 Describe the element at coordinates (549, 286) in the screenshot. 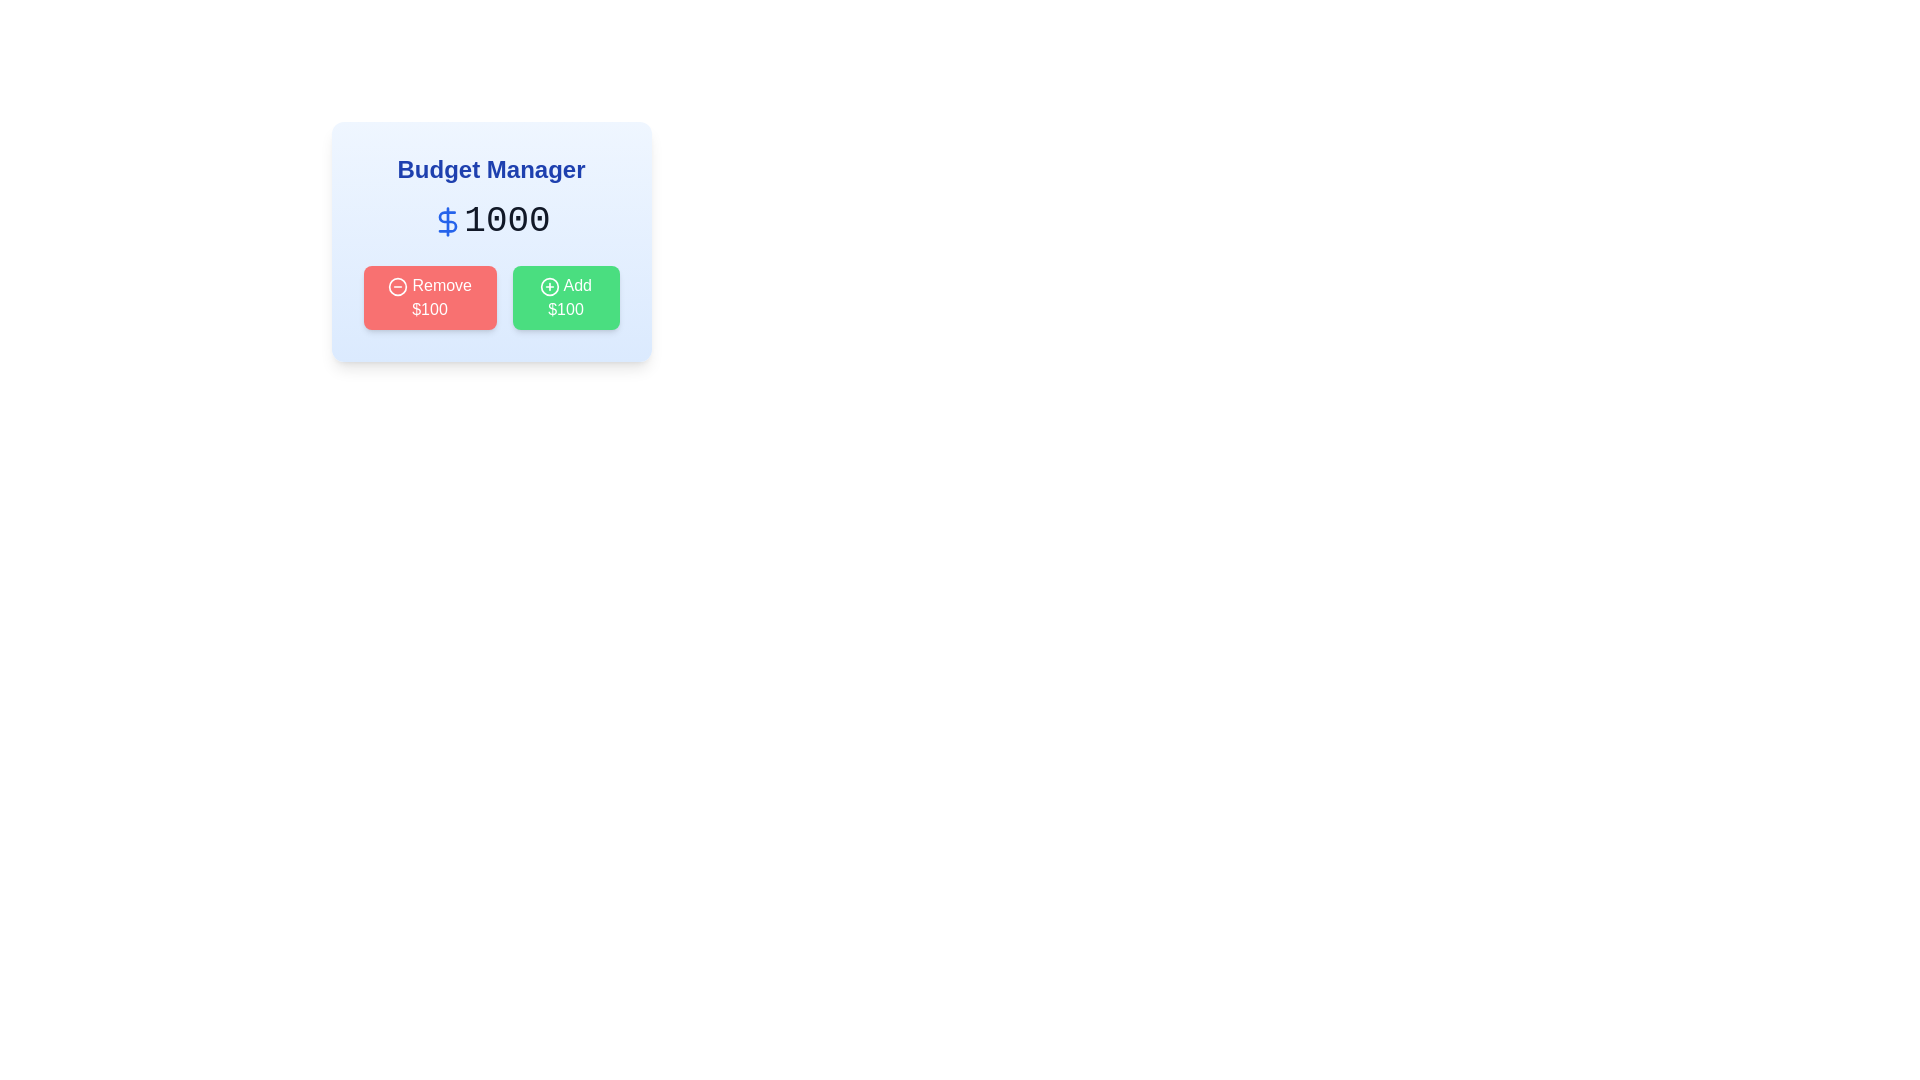

I see `the circular element within the green button labeled 'Add $100'` at that location.